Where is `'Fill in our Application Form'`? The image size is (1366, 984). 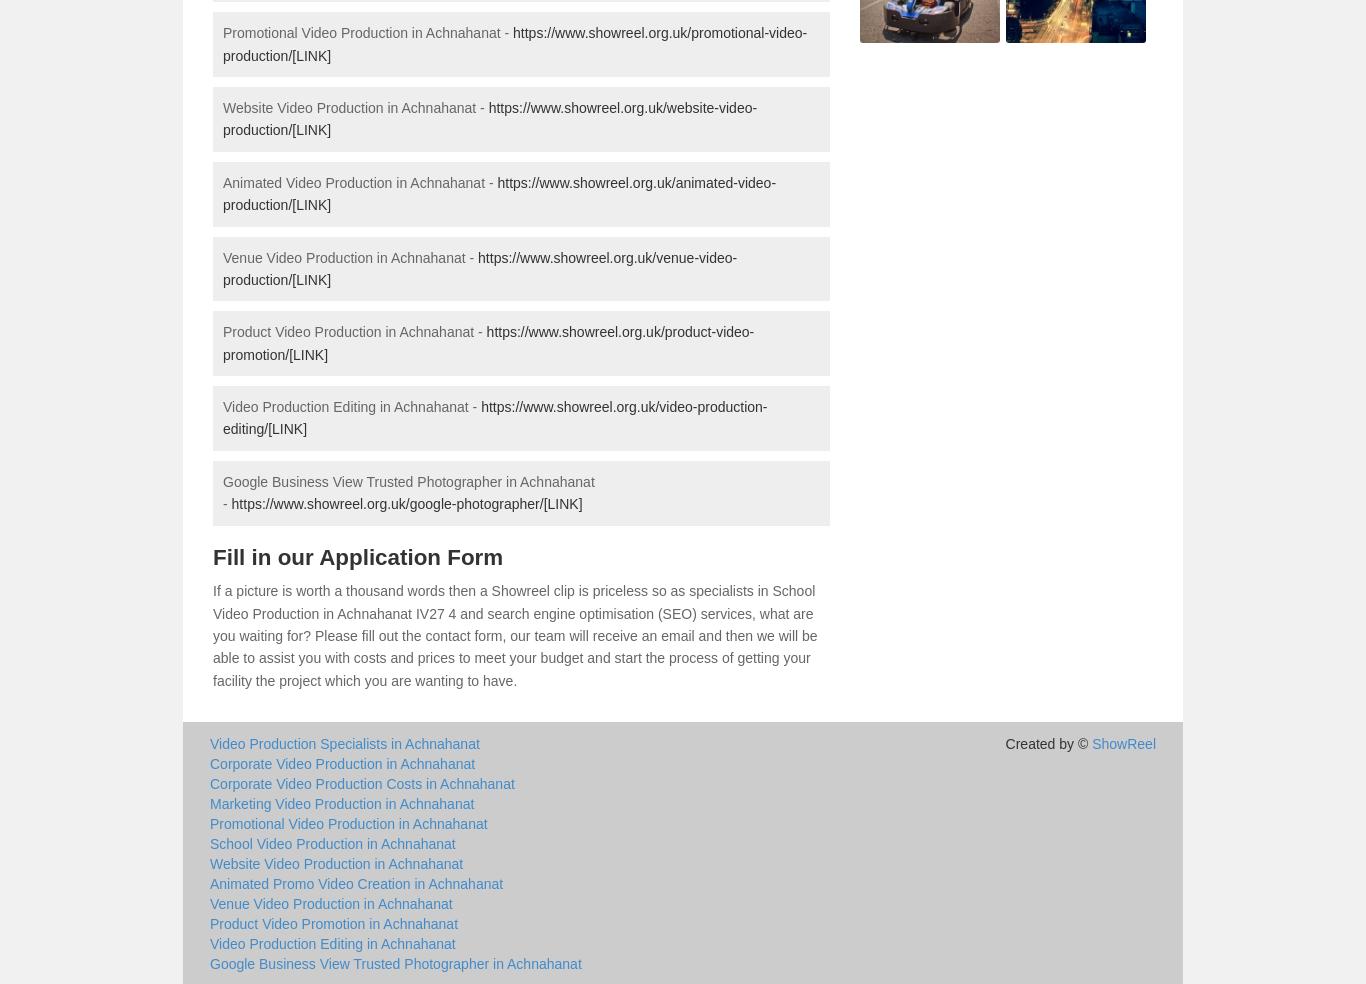
'Fill in our Application Form' is located at coordinates (357, 555).